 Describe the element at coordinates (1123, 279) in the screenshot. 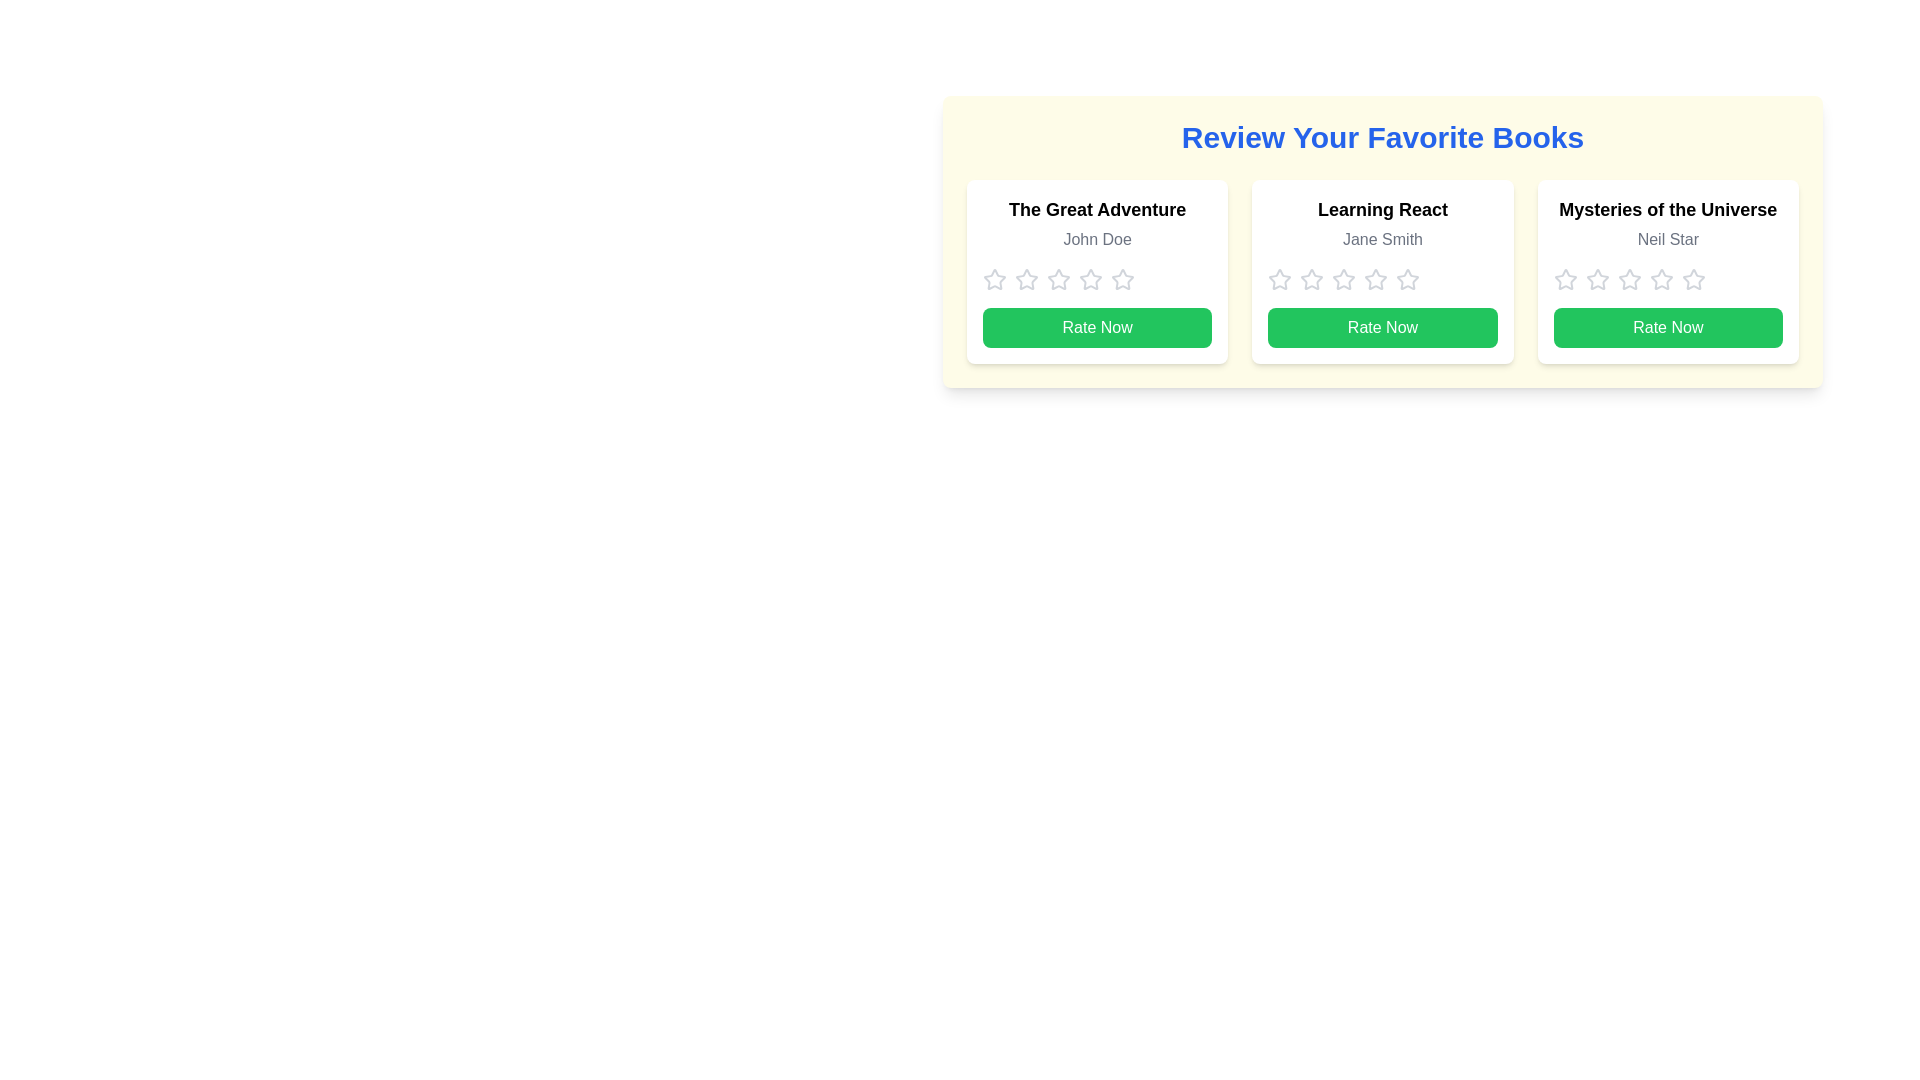

I see `the fourth star icon in the rating system under the book 'The Great Adventure' by John Doe` at that location.